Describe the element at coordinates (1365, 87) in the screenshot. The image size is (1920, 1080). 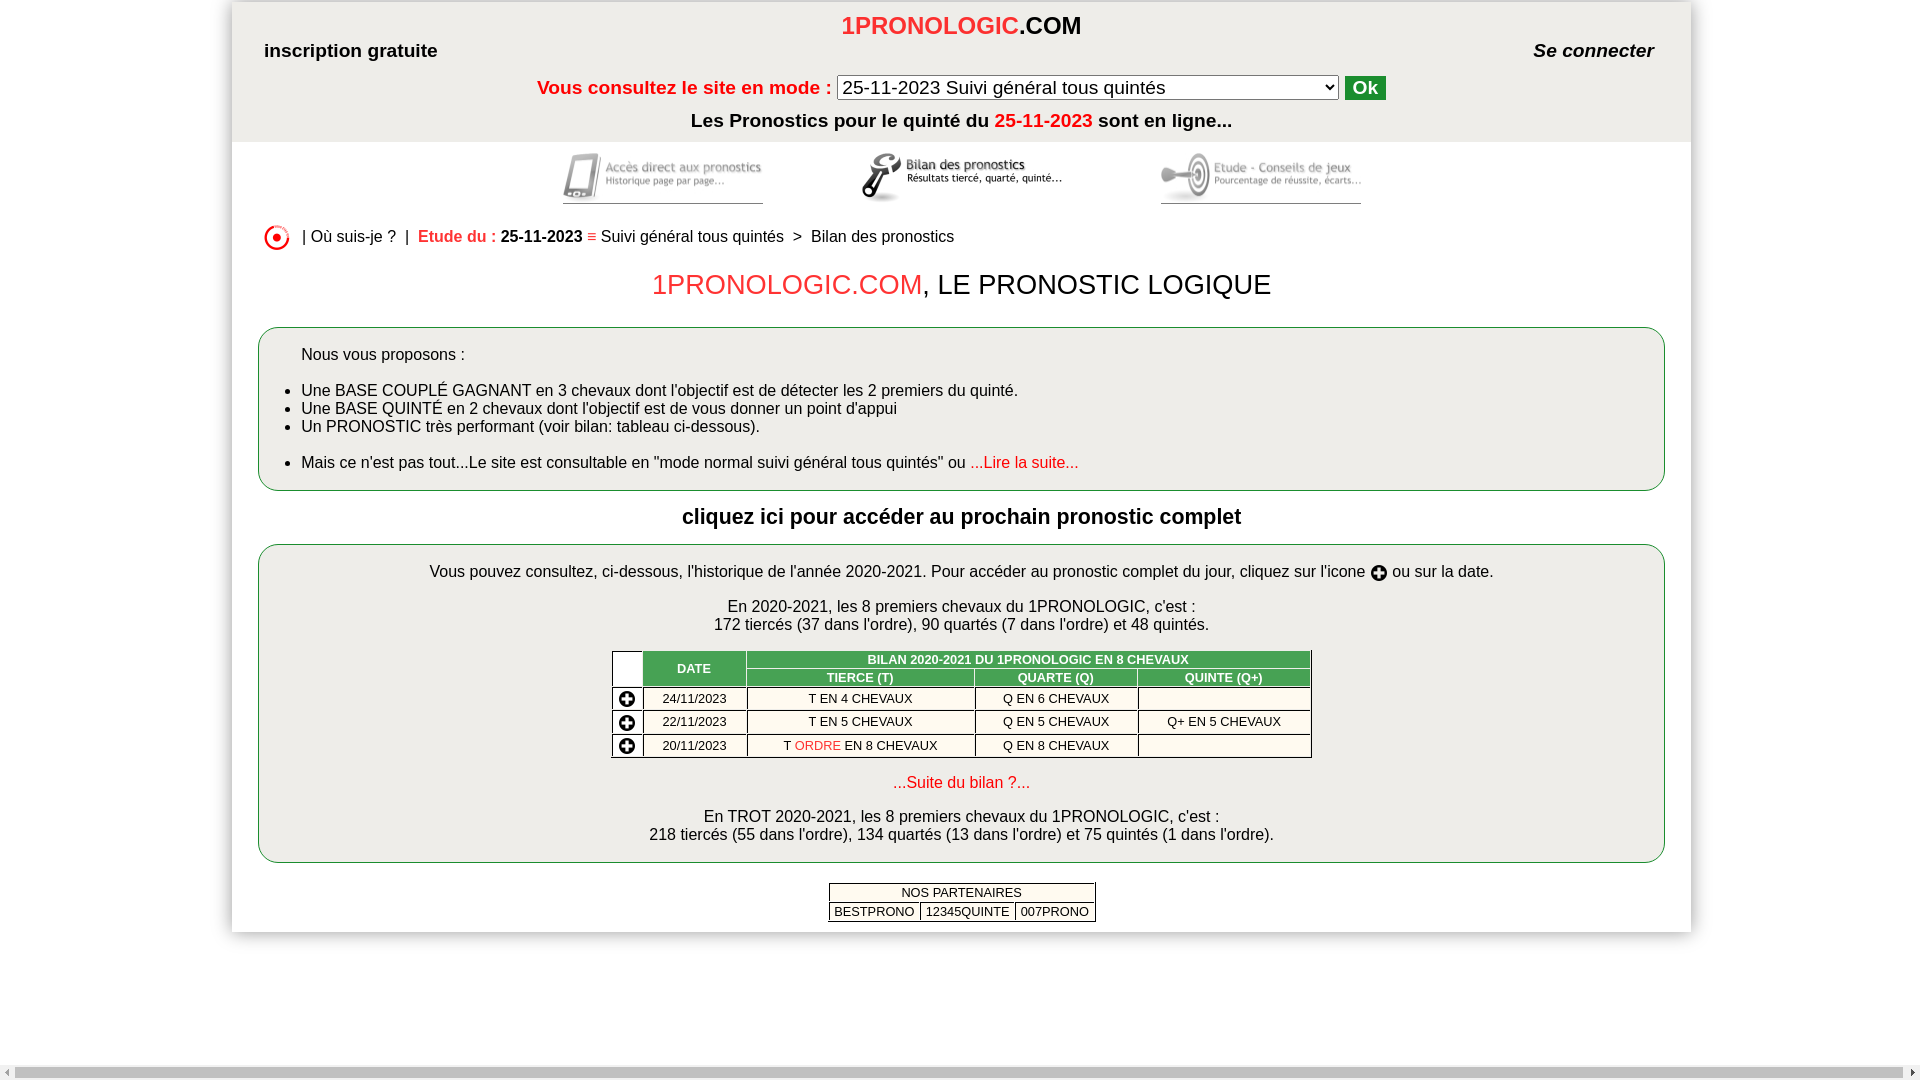
I see `'Ok'` at that location.